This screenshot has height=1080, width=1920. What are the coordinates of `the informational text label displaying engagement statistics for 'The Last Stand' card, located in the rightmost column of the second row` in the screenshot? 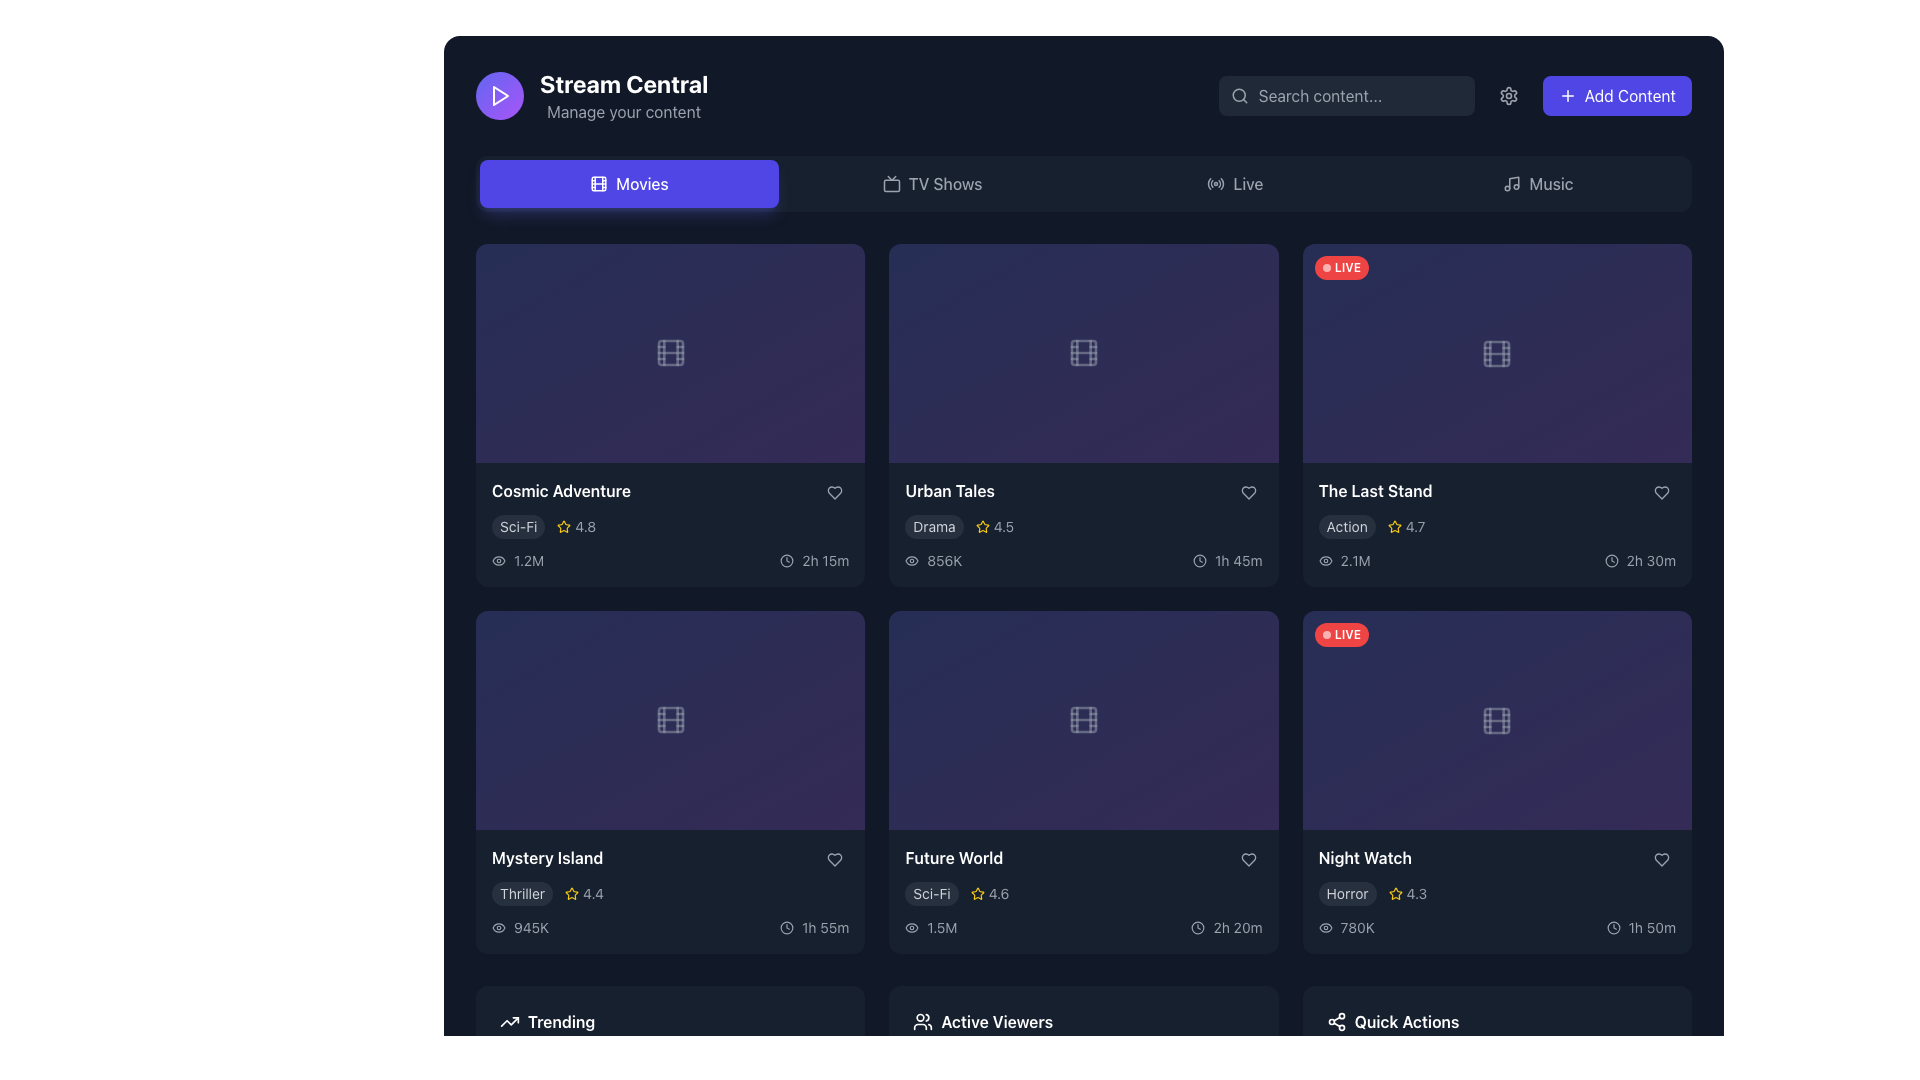 It's located at (1344, 560).